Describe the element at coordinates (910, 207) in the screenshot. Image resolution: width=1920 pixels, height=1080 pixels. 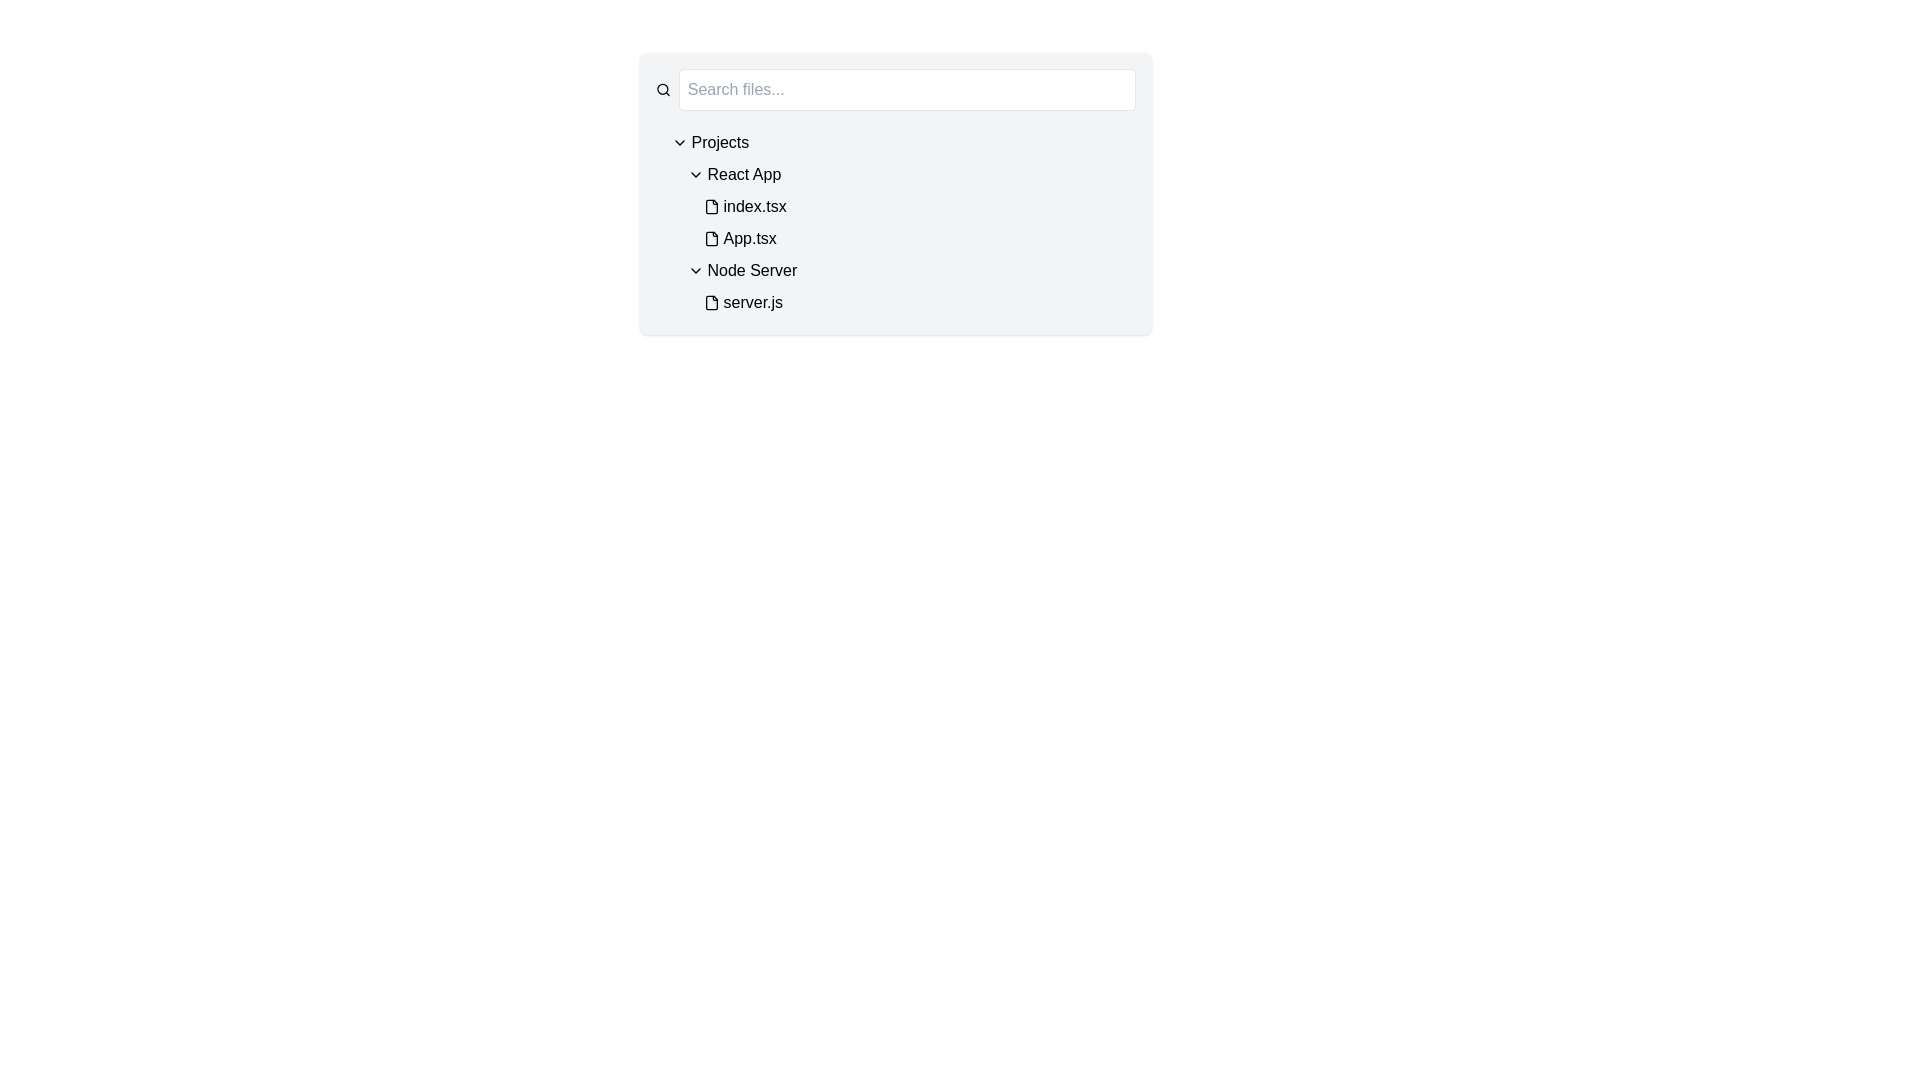
I see `on the file name 'App.tsx' located in the second row under the 'React App' section` at that location.